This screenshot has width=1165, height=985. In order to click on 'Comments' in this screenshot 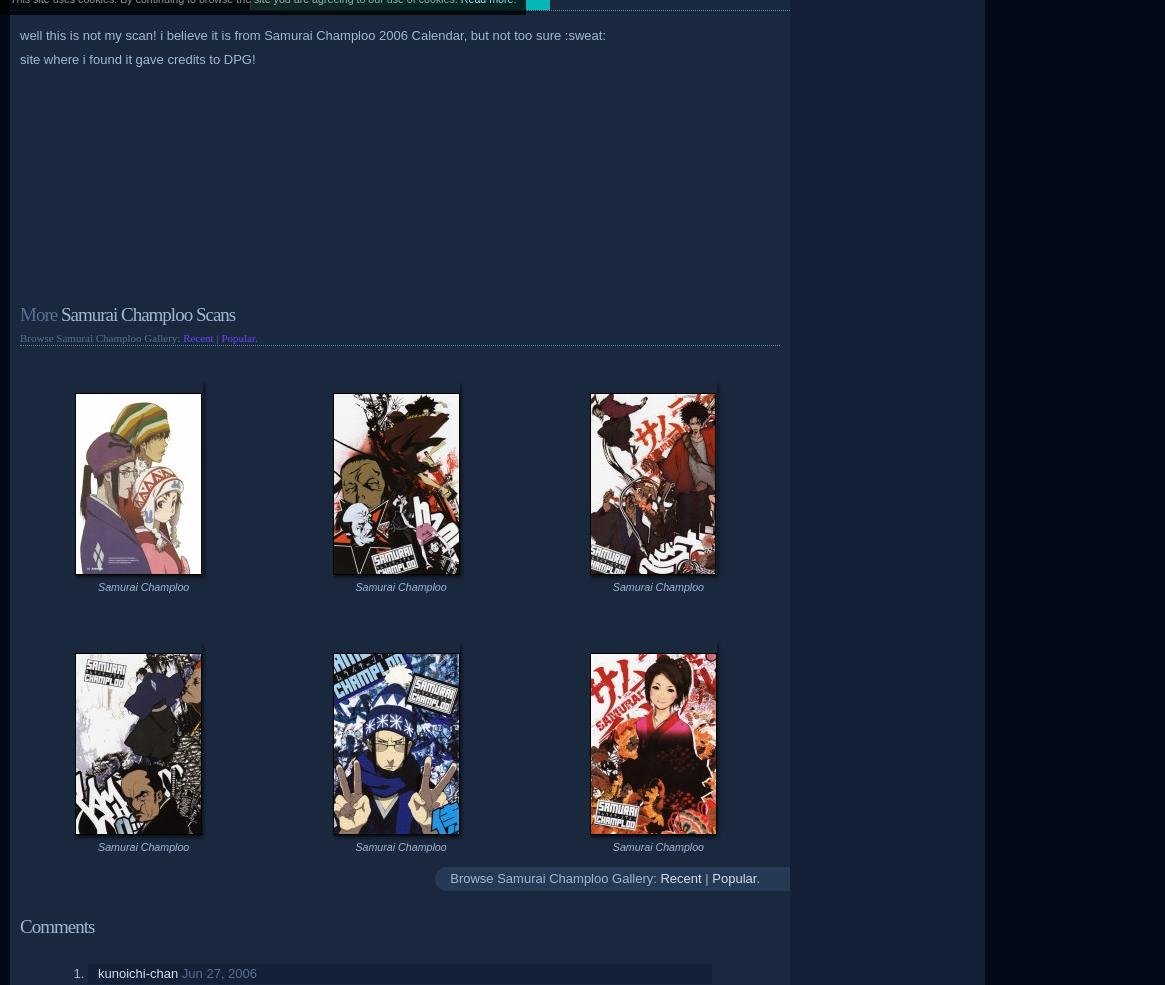, I will do `click(55, 925)`.